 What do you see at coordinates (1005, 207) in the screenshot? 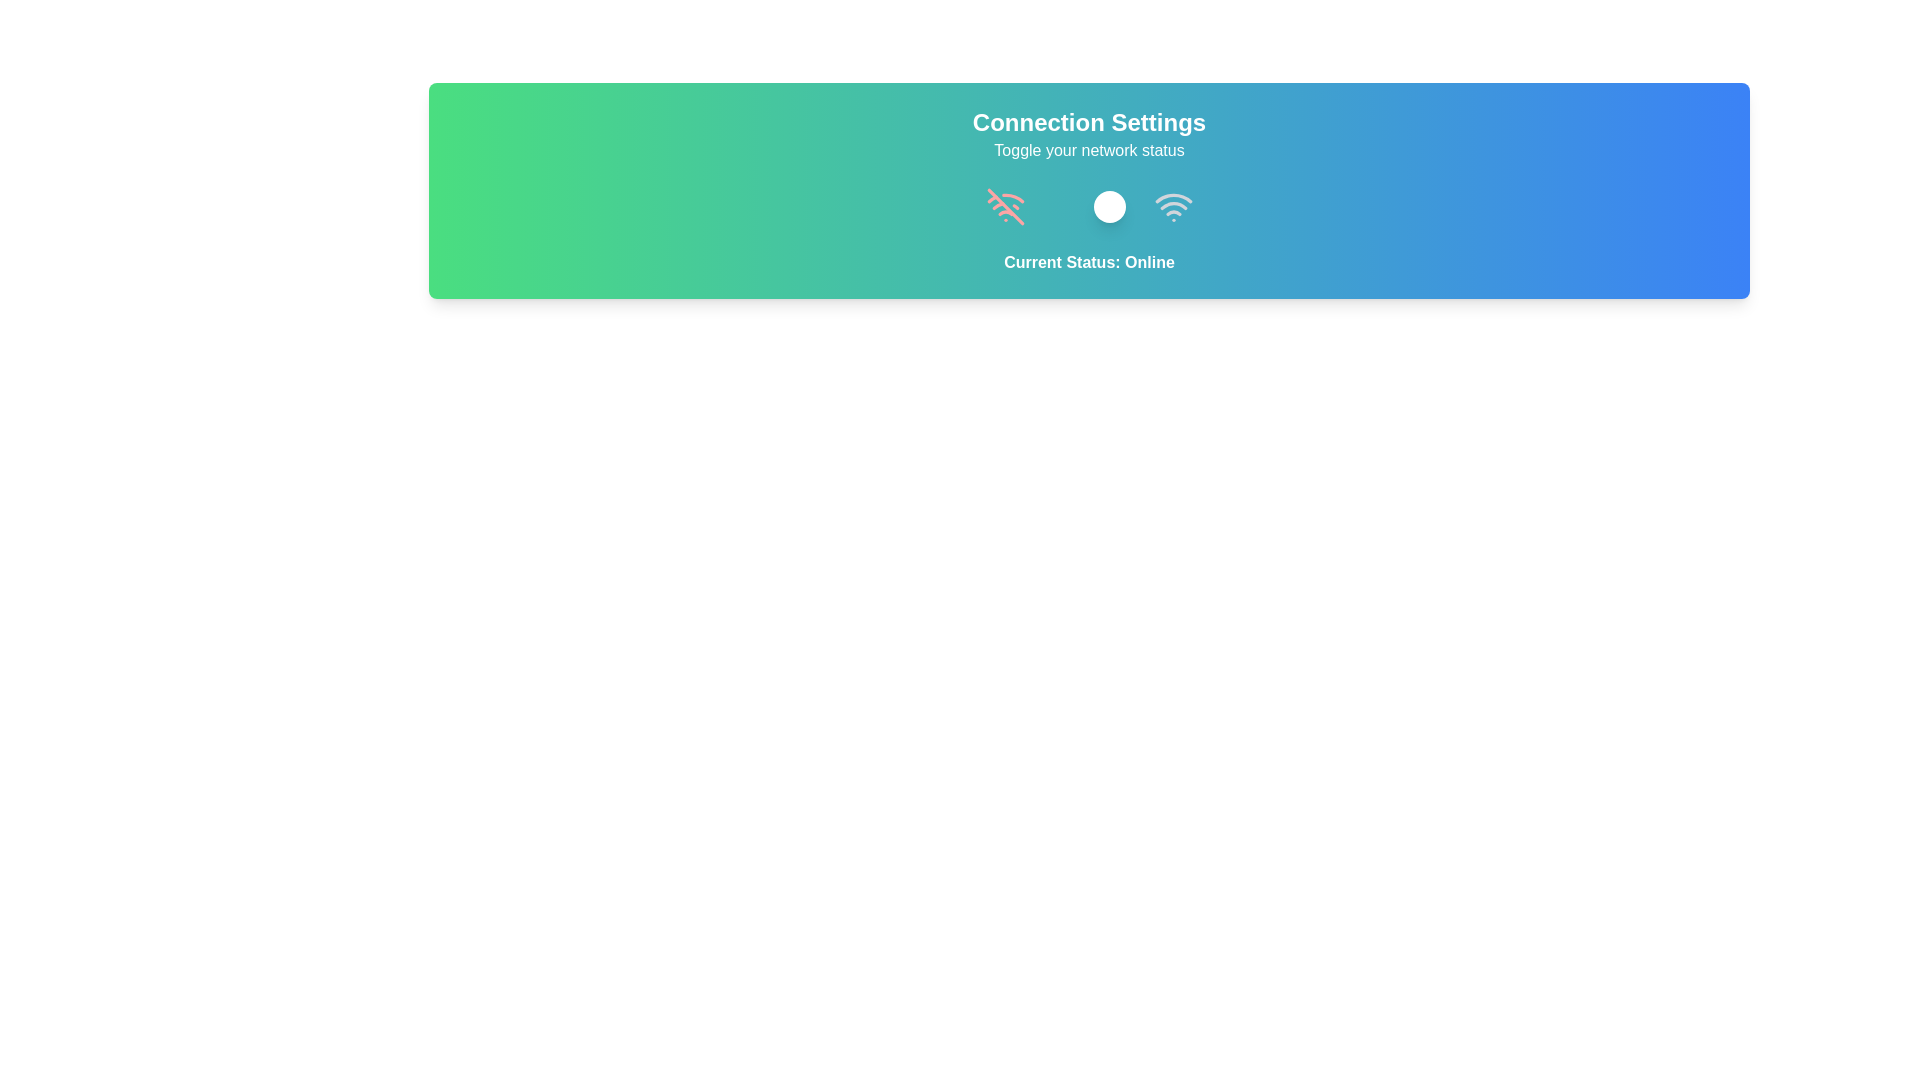
I see `the WifiOff icon to toggle the network status` at bounding box center [1005, 207].